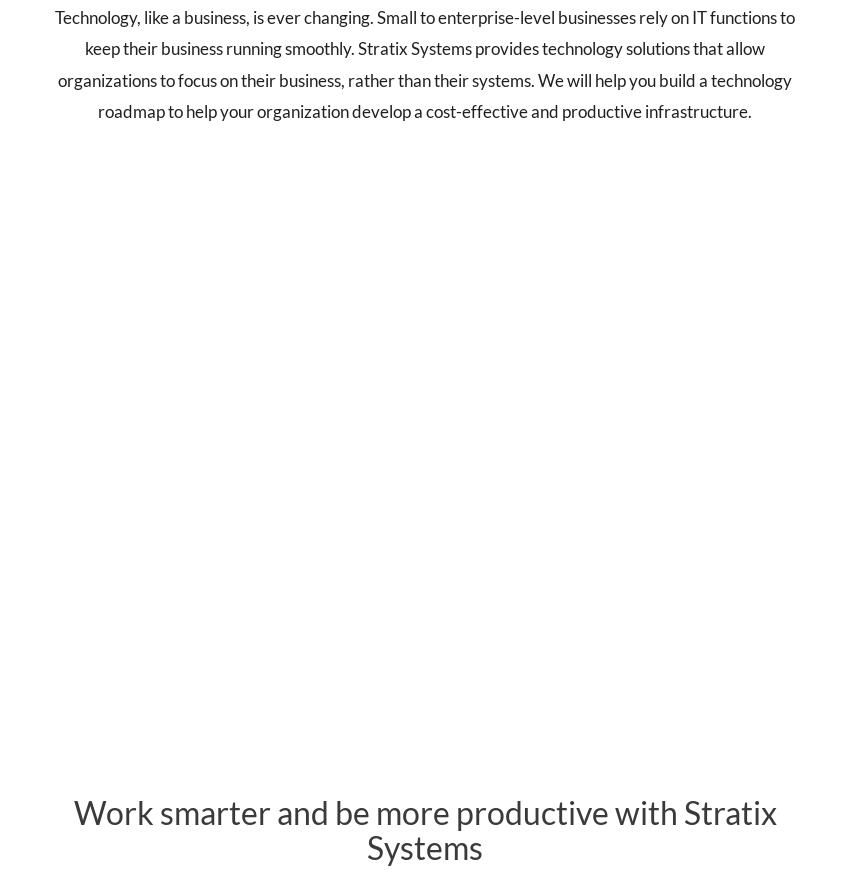  Describe the element at coordinates (424, 460) in the screenshot. I see `'Cyber'` at that location.